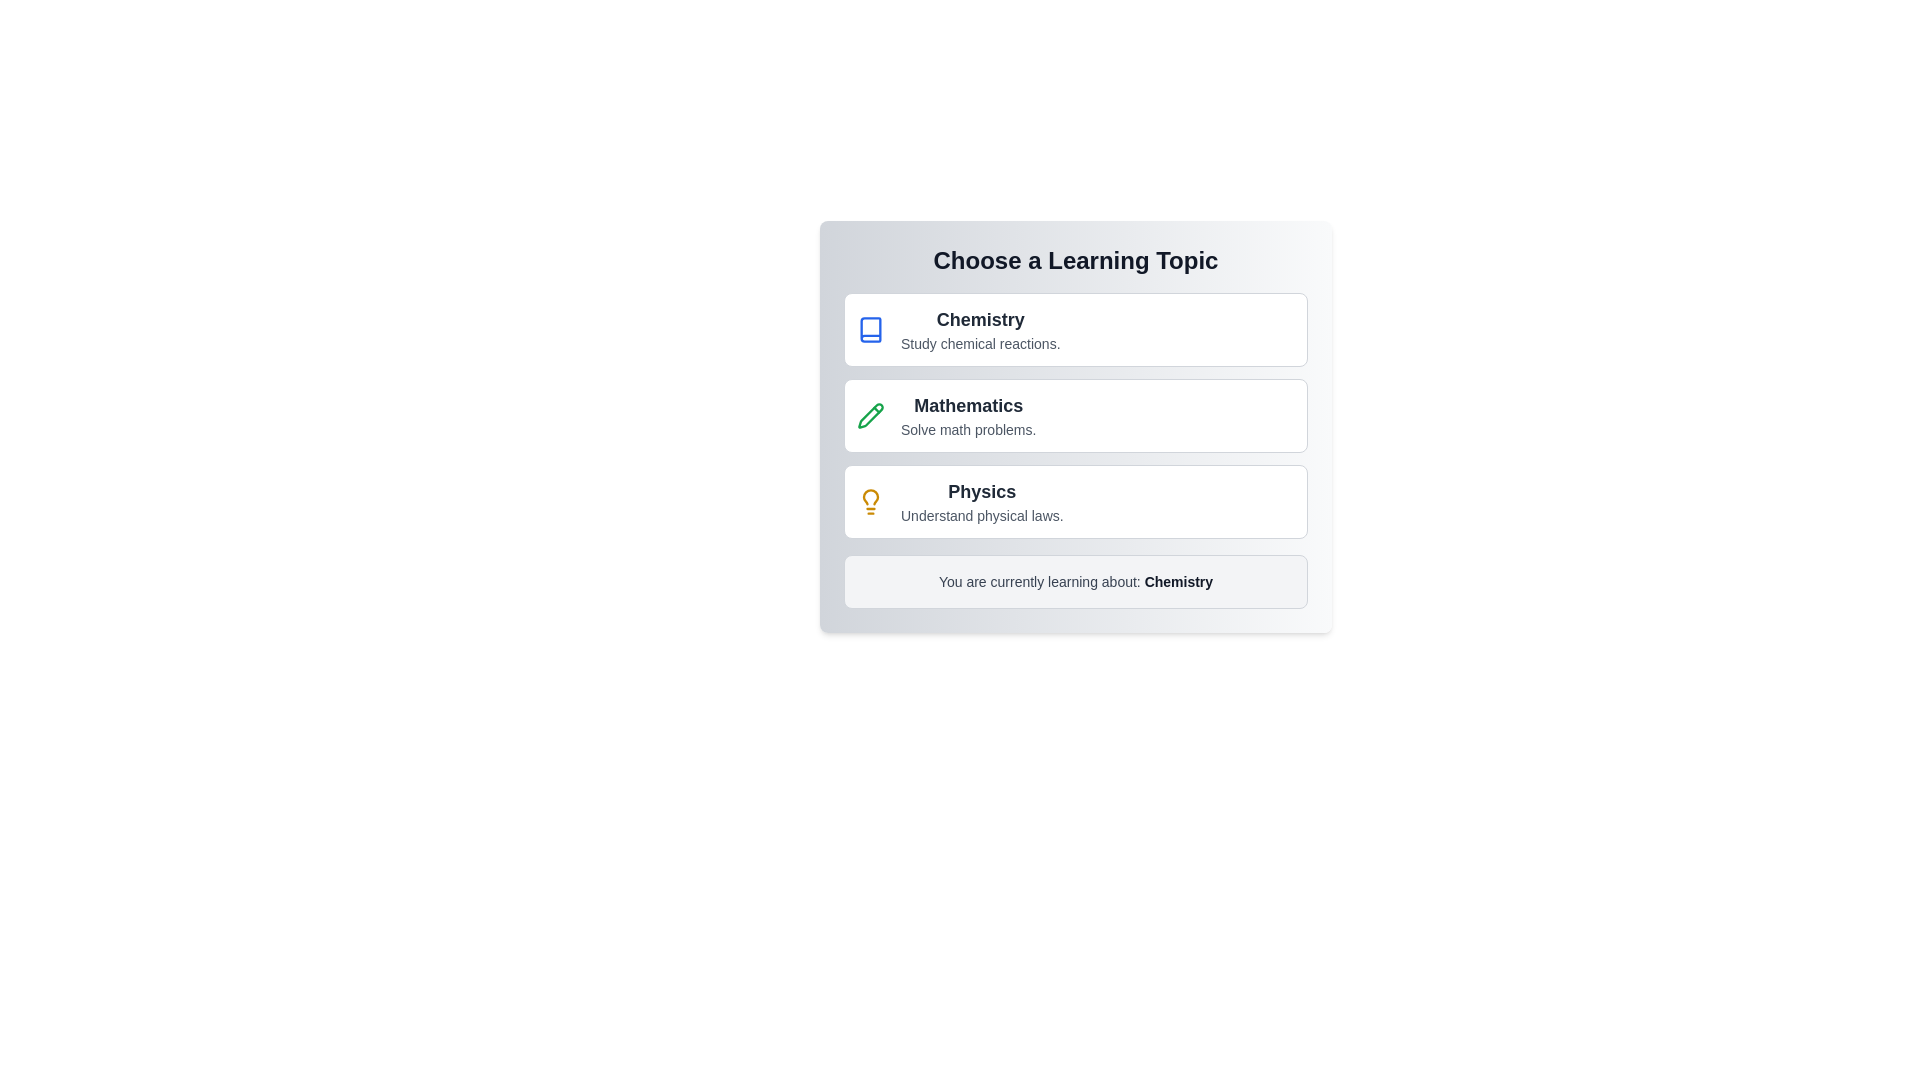  What do you see at coordinates (968, 405) in the screenshot?
I see `text label that serves as the title for the 'Mathematics' selection card, located at the top center of the application` at bounding box center [968, 405].